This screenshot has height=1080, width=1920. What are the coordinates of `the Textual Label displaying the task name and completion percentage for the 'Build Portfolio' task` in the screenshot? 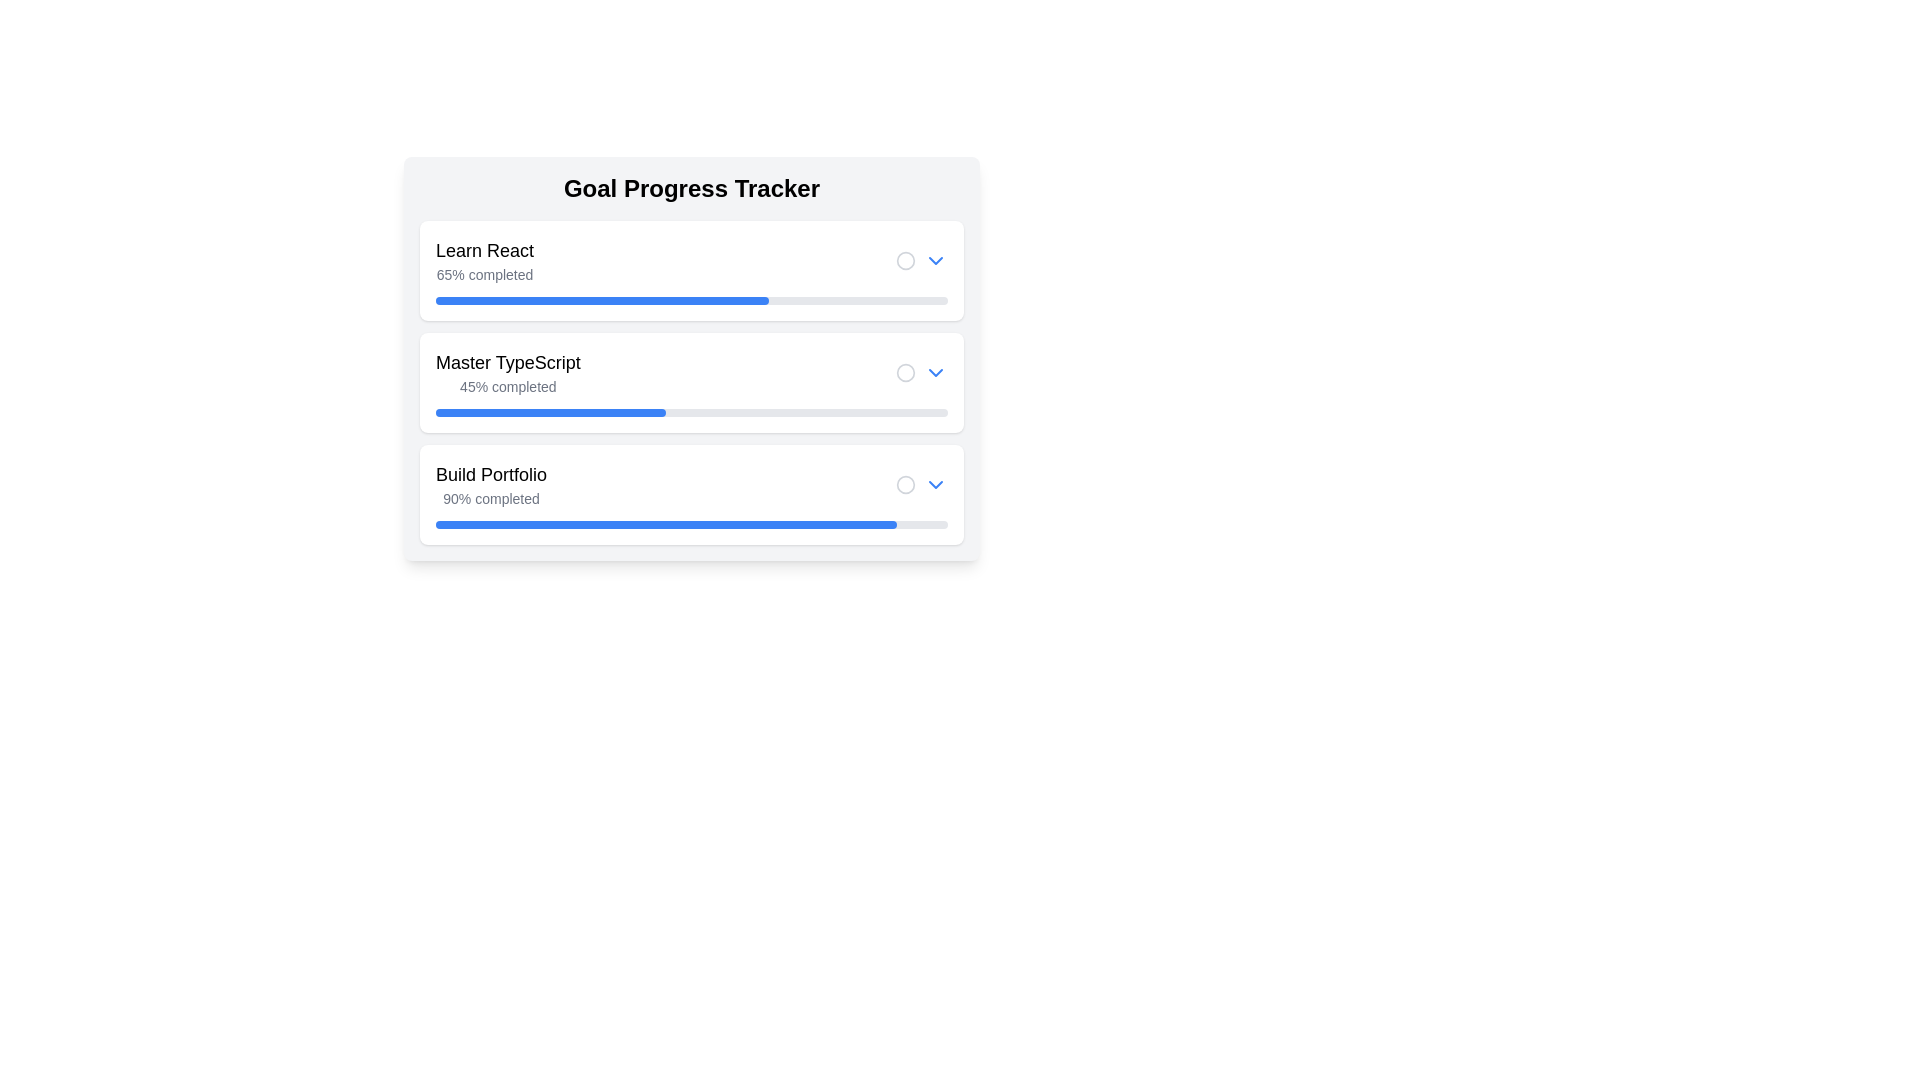 It's located at (491, 485).